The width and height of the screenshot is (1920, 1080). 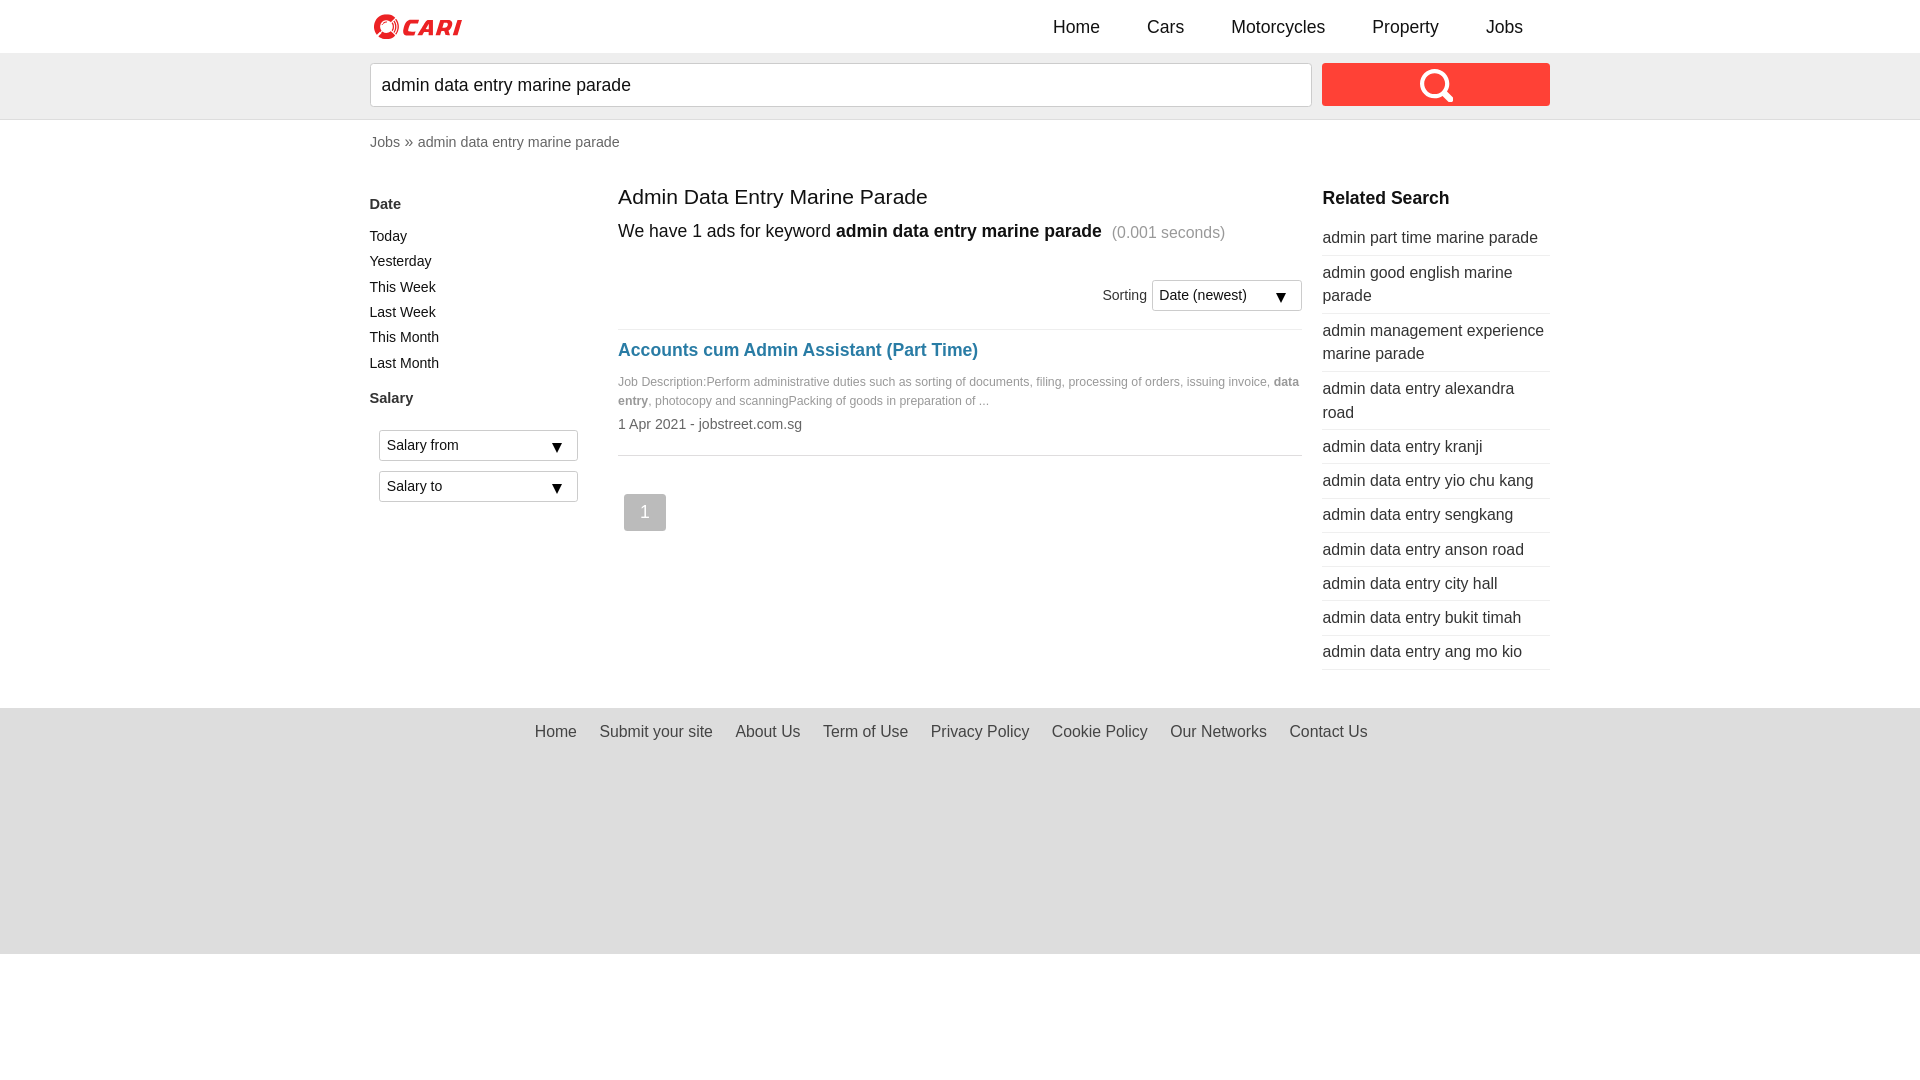 I want to click on 'admin good english marine parade', so click(x=1415, y=284).